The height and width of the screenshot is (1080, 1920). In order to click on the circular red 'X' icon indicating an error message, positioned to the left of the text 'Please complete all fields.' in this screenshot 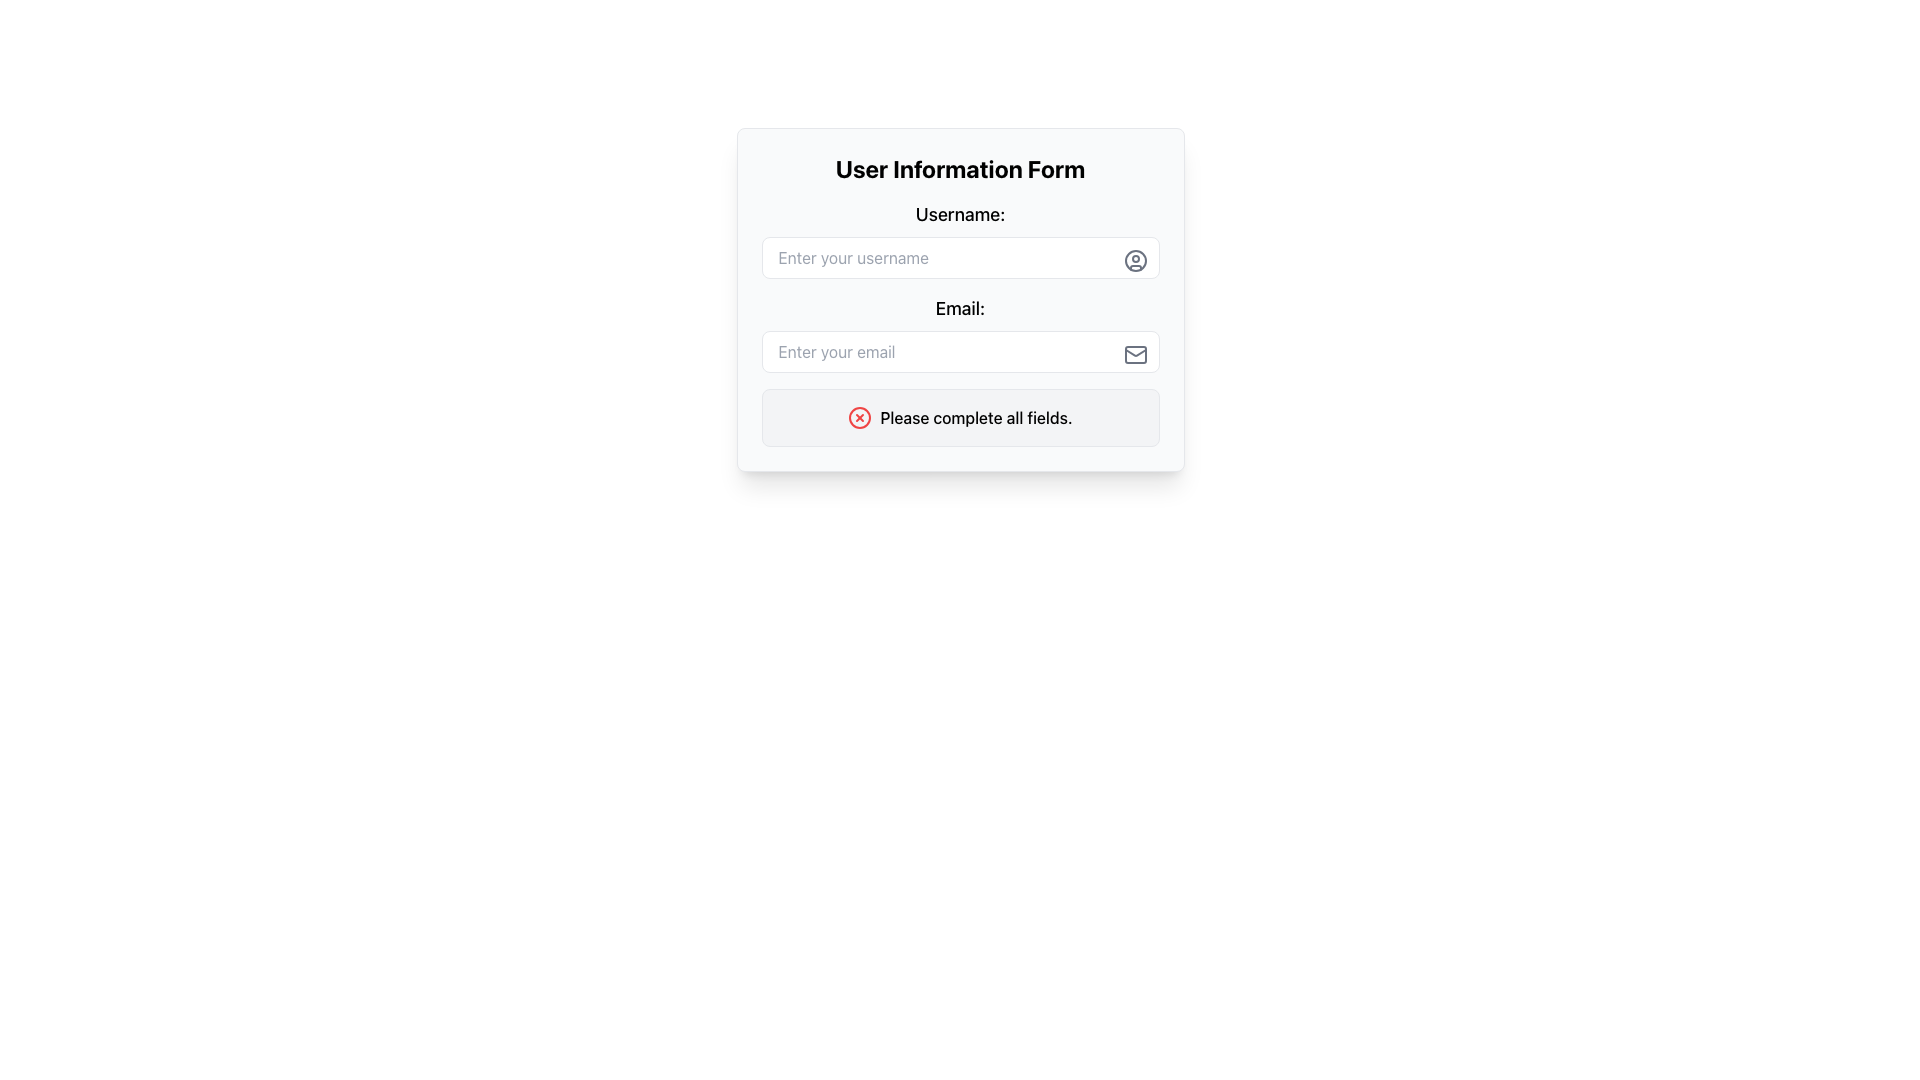, I will do `click(860, 416)`.